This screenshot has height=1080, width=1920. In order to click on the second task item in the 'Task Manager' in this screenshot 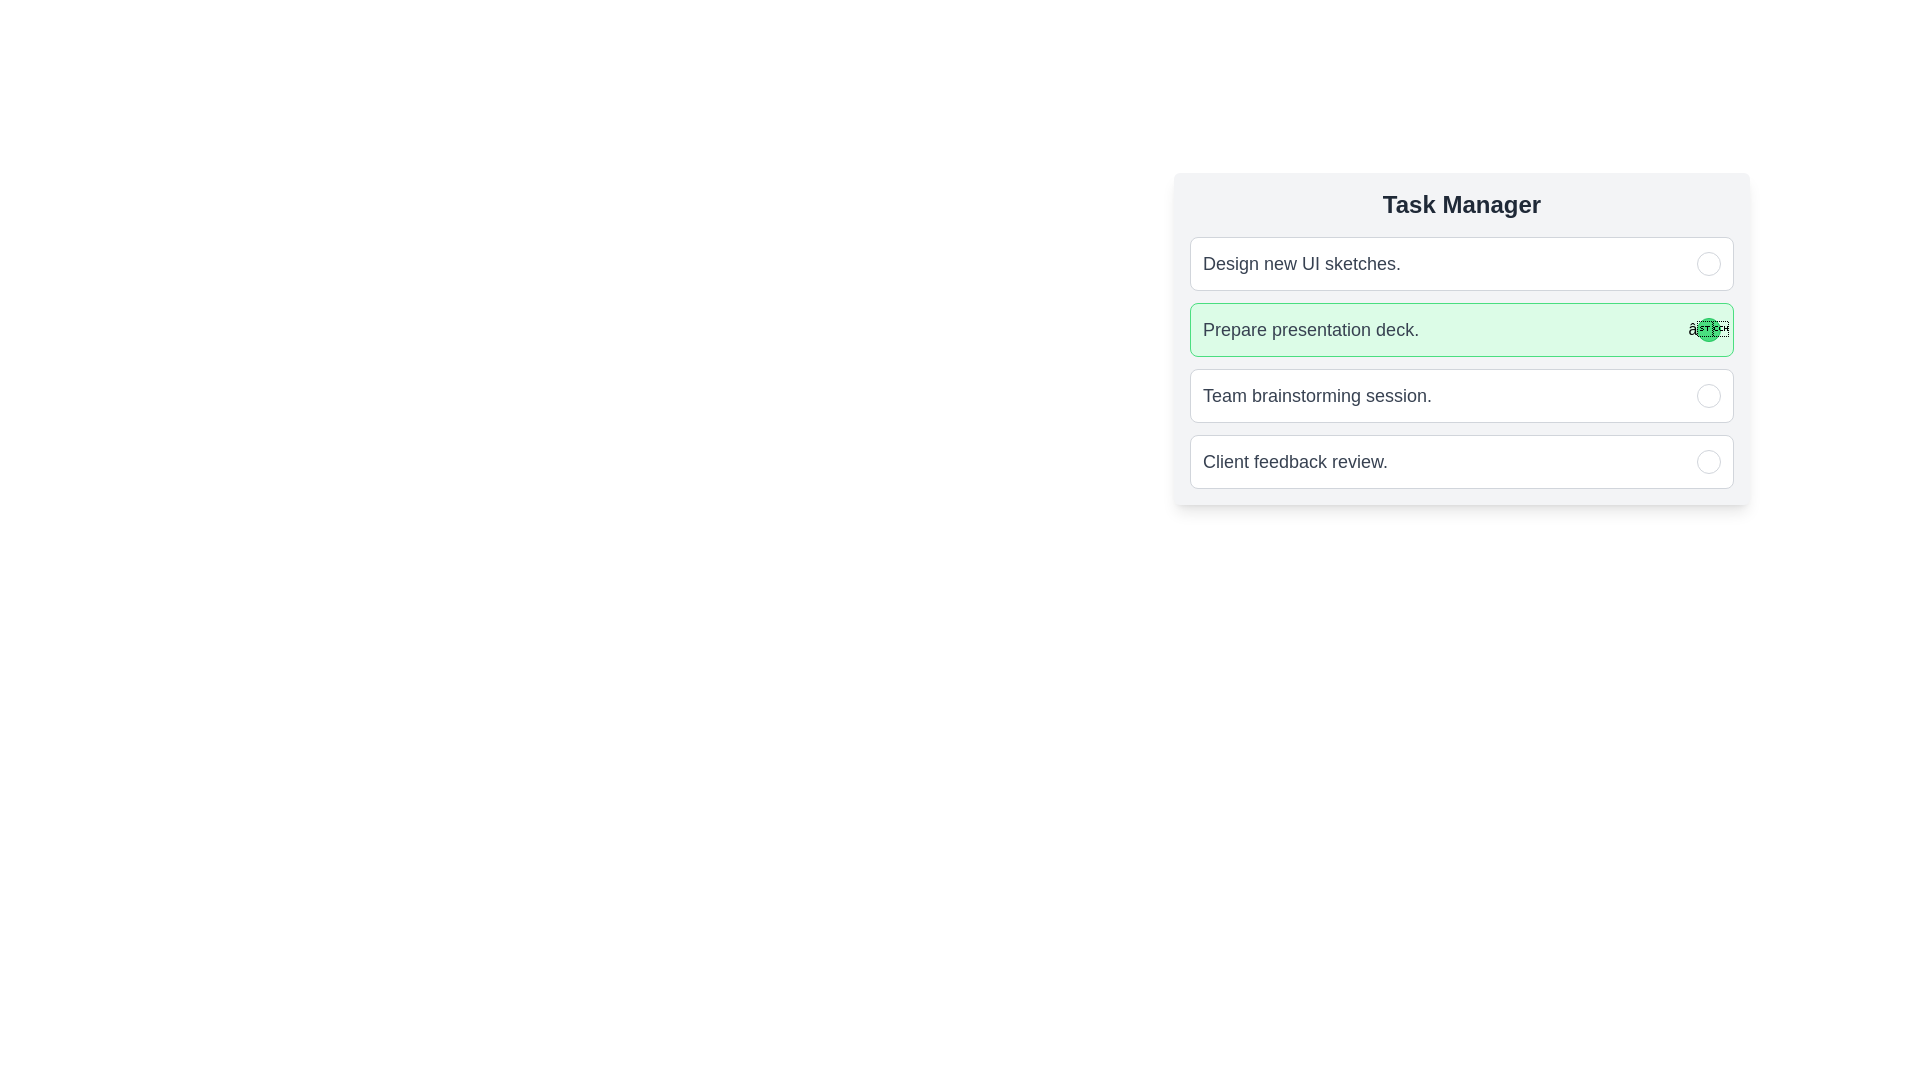, I will do `click(1462, 329)`.